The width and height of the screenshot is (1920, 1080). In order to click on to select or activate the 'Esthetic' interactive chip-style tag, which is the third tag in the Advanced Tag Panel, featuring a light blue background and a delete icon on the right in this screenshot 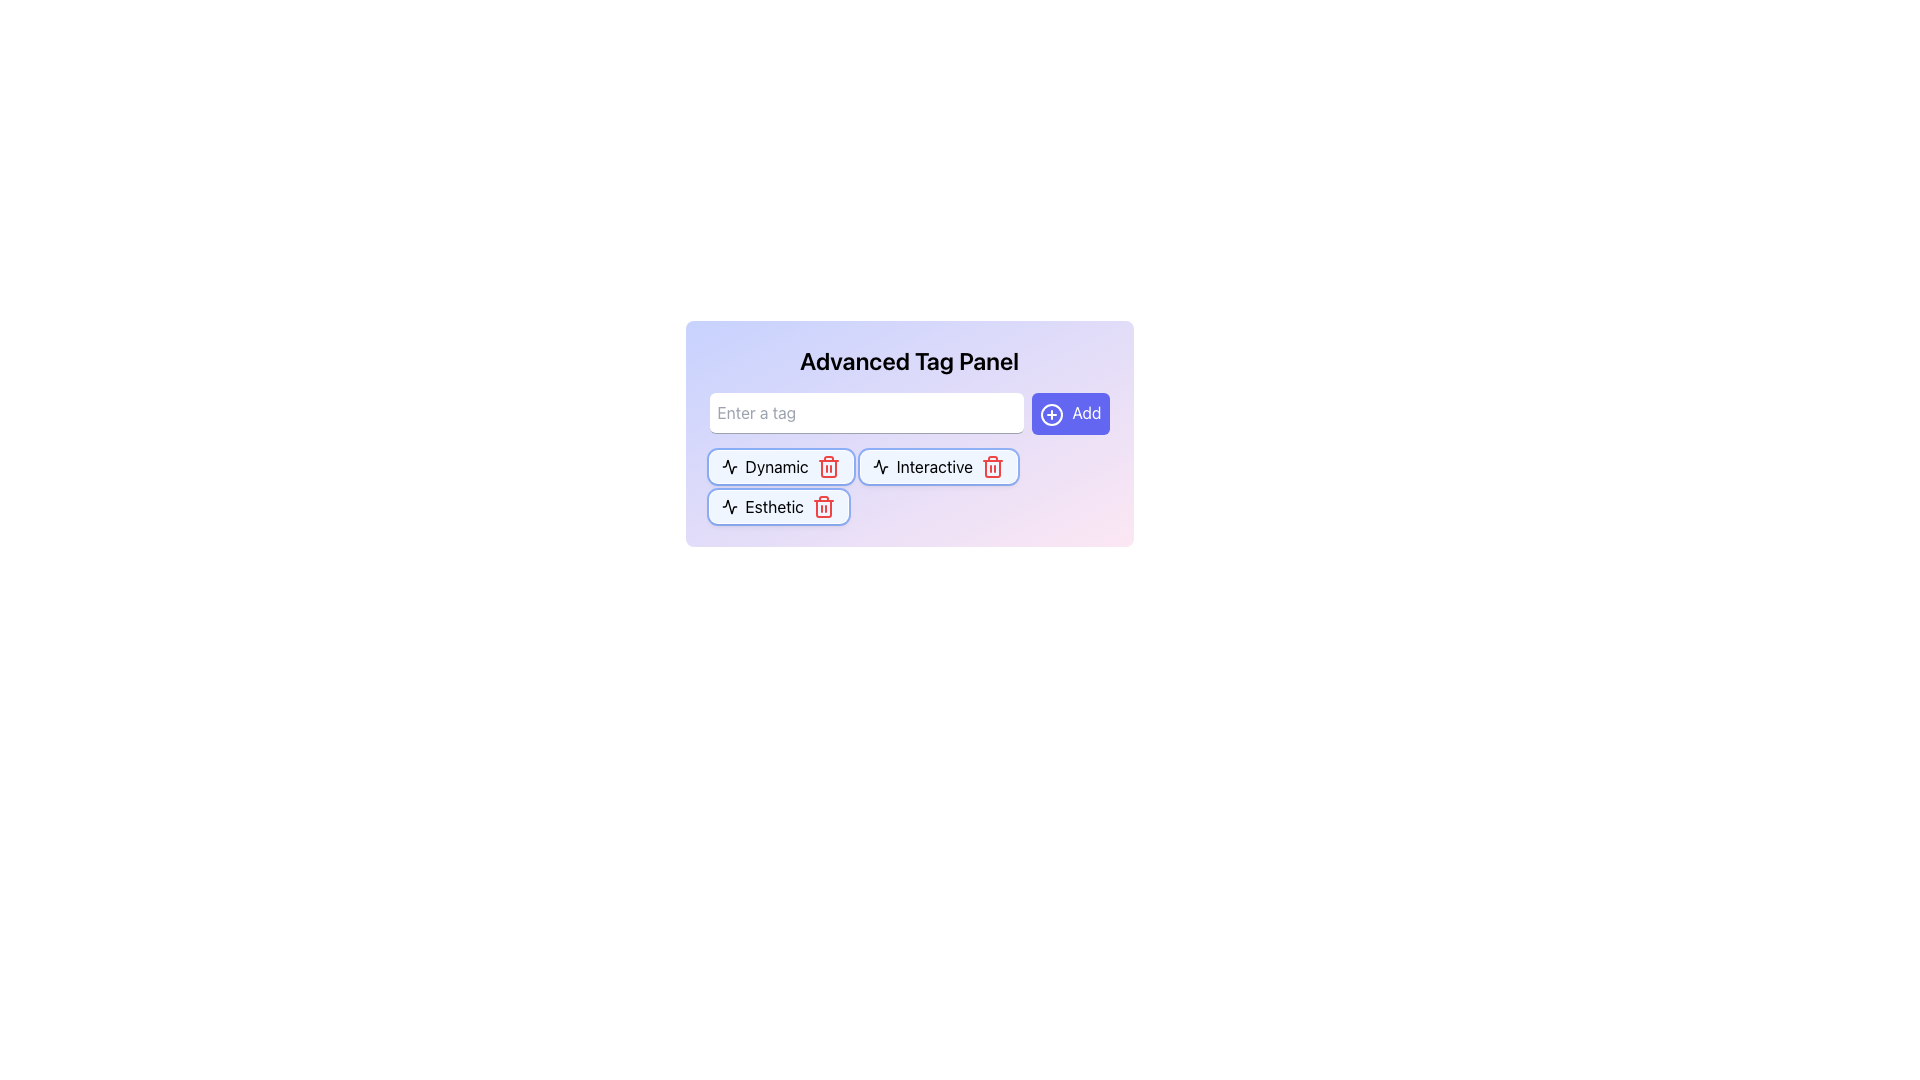, I will do `click(777, 505)`.